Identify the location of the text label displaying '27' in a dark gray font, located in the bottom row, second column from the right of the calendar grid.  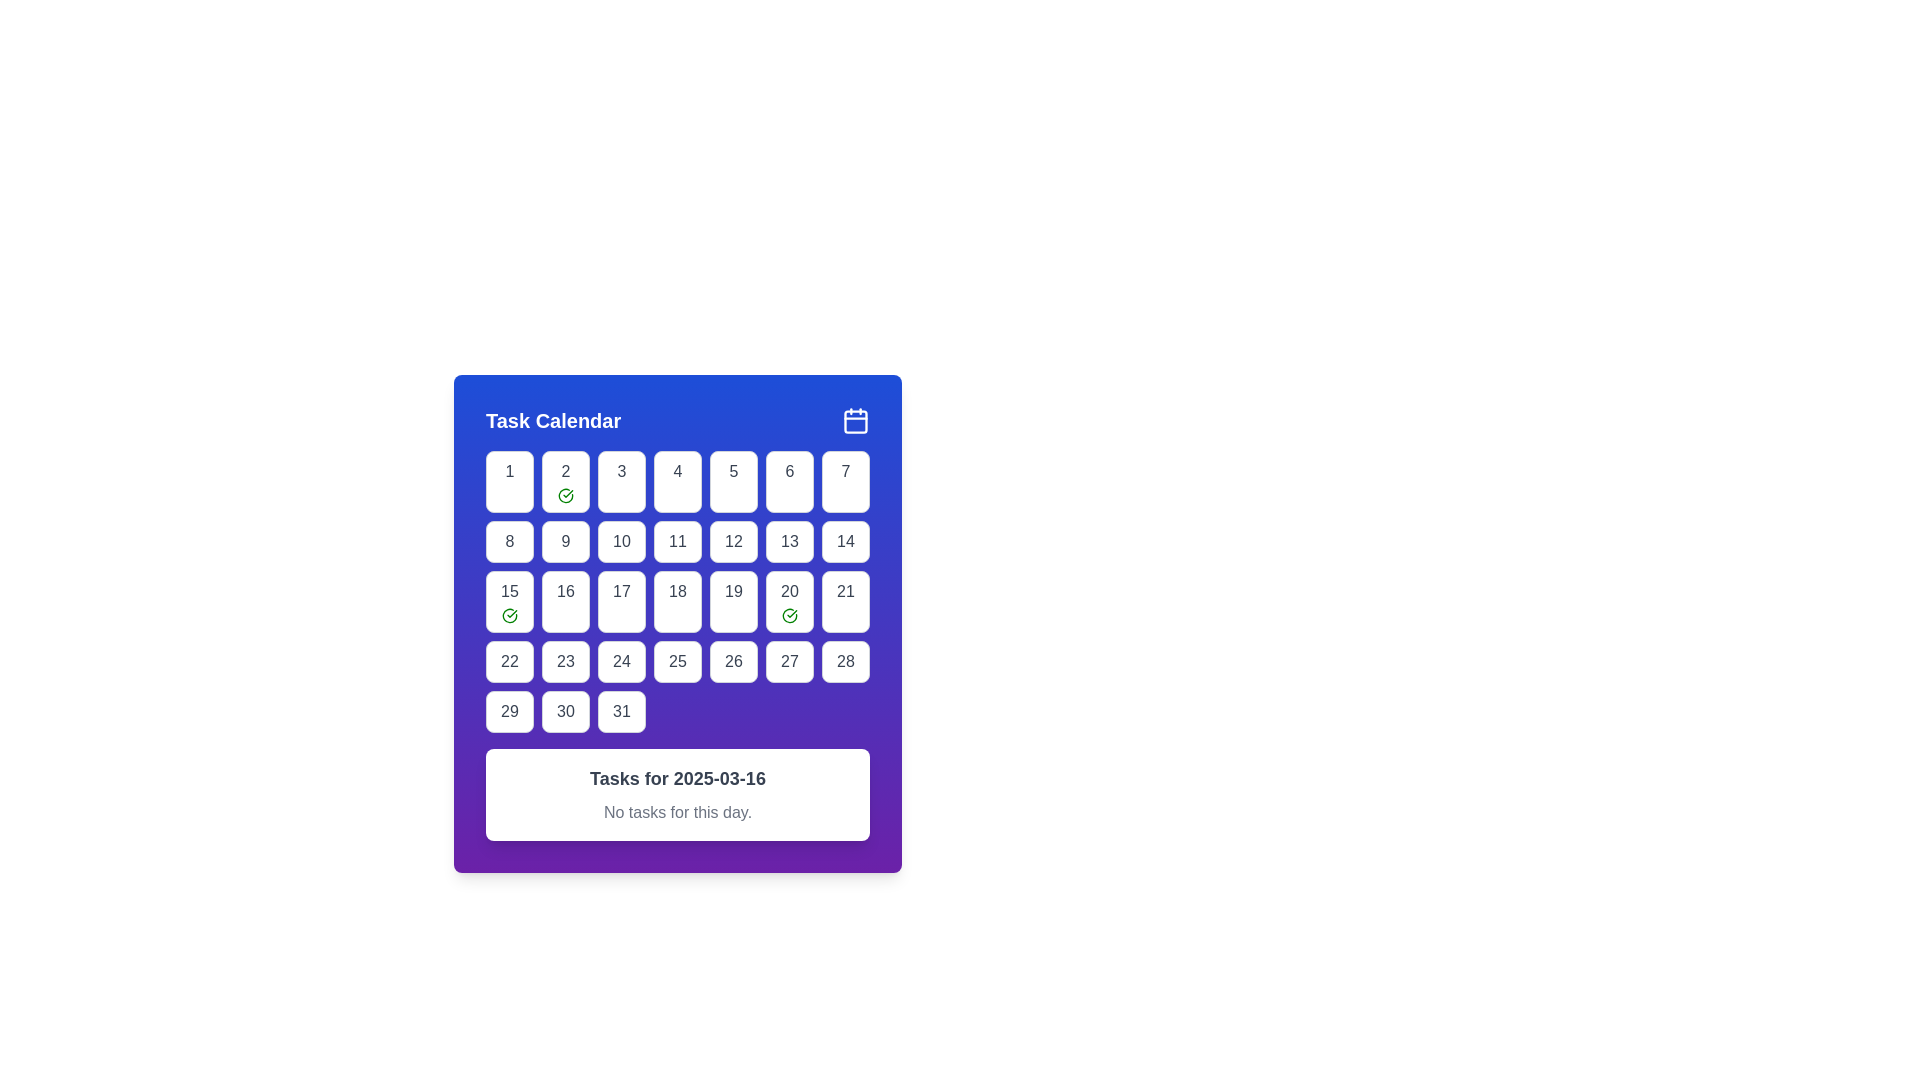
(789, 662).